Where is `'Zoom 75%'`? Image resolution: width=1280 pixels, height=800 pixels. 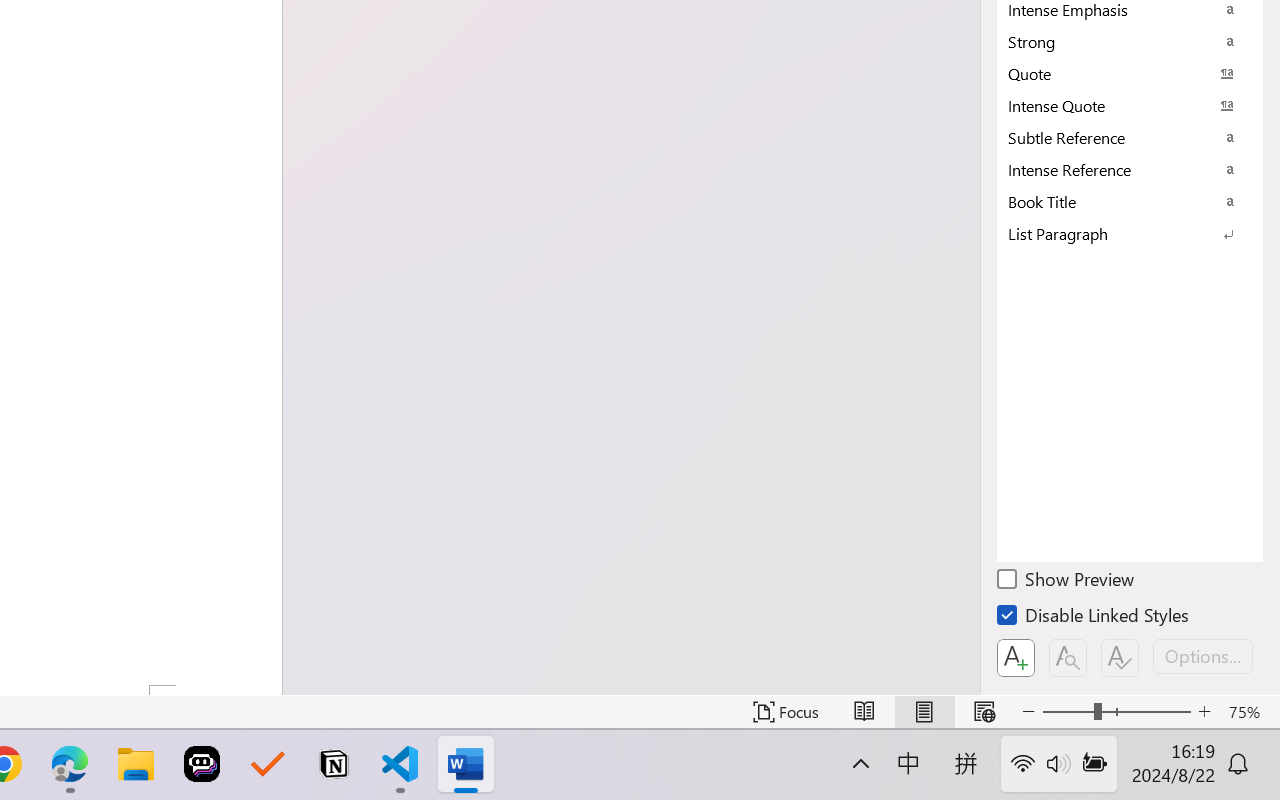
'Zoom 75%' is located at coordinates (1248, 711).